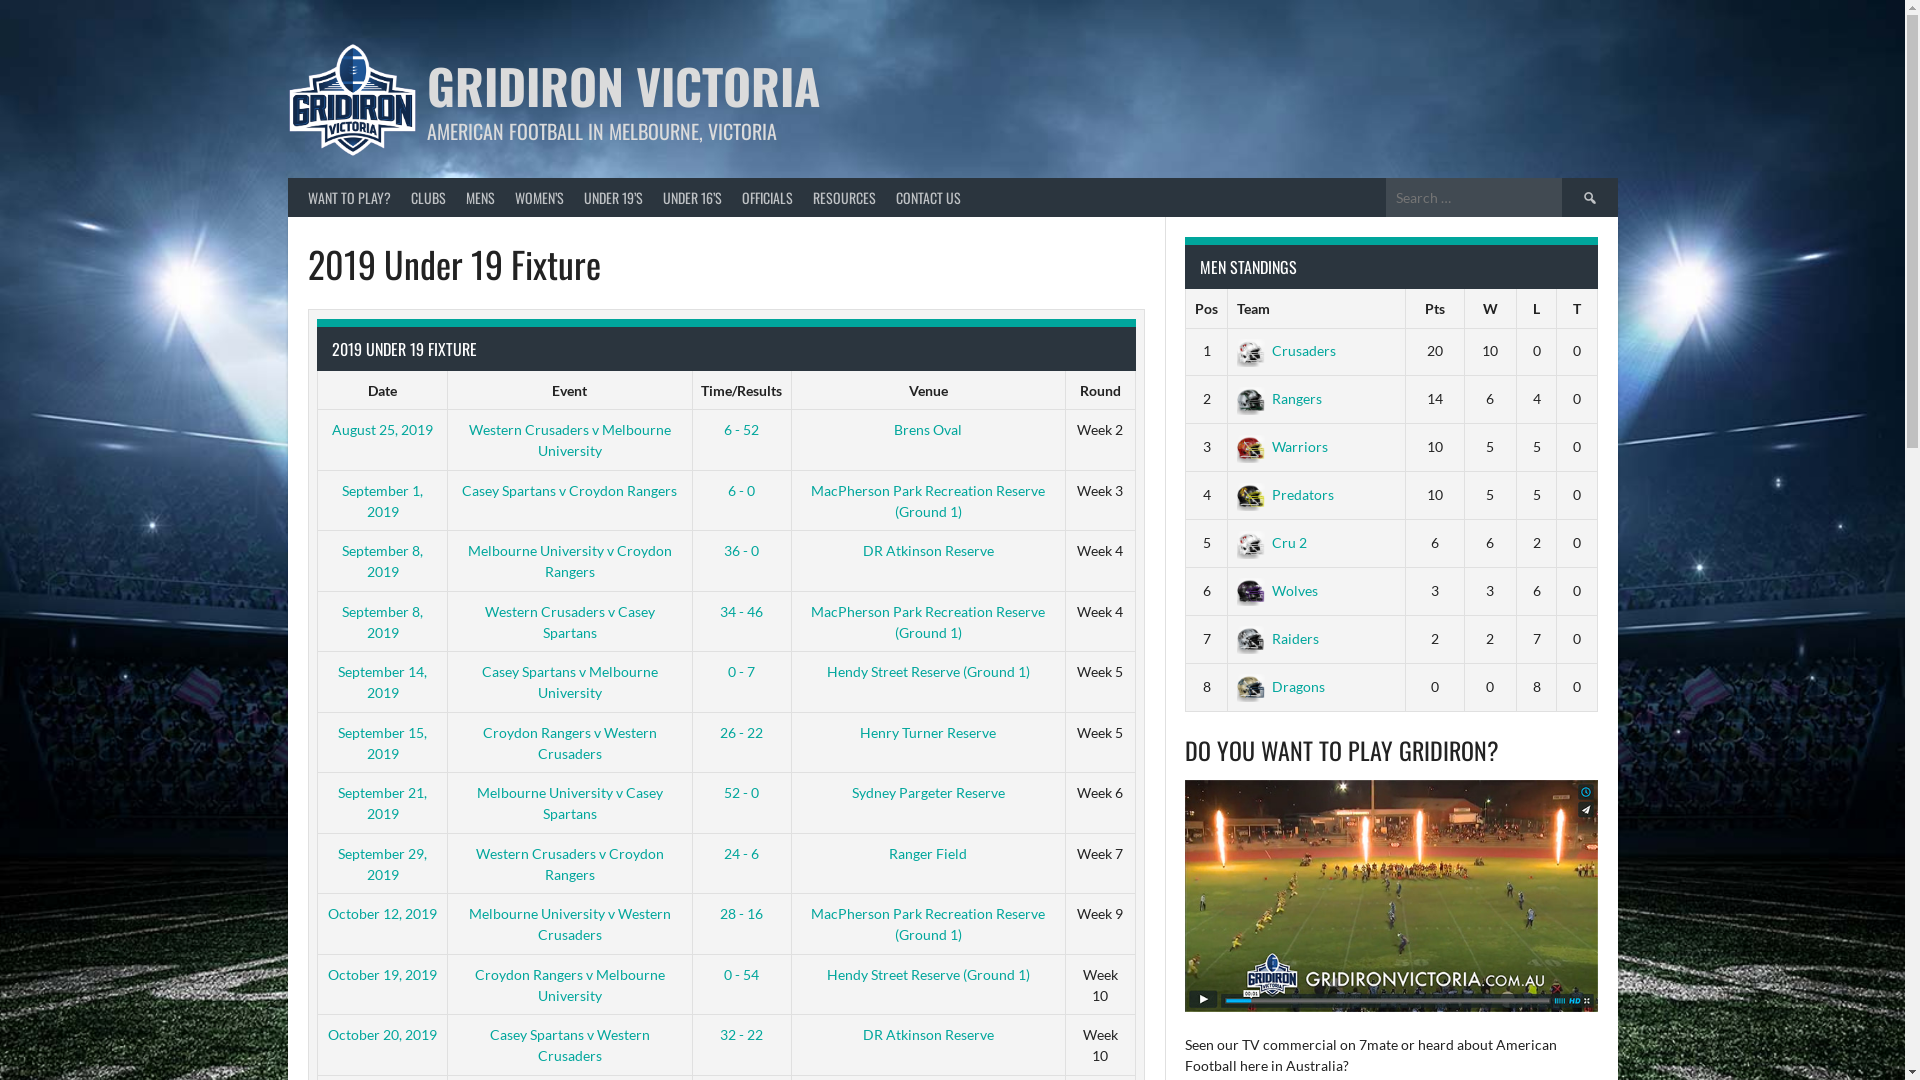  What do you see at coordinates (382, 500) in the screenshot?
I see `'September 1, 2019'` at bounding box center [382, 500].